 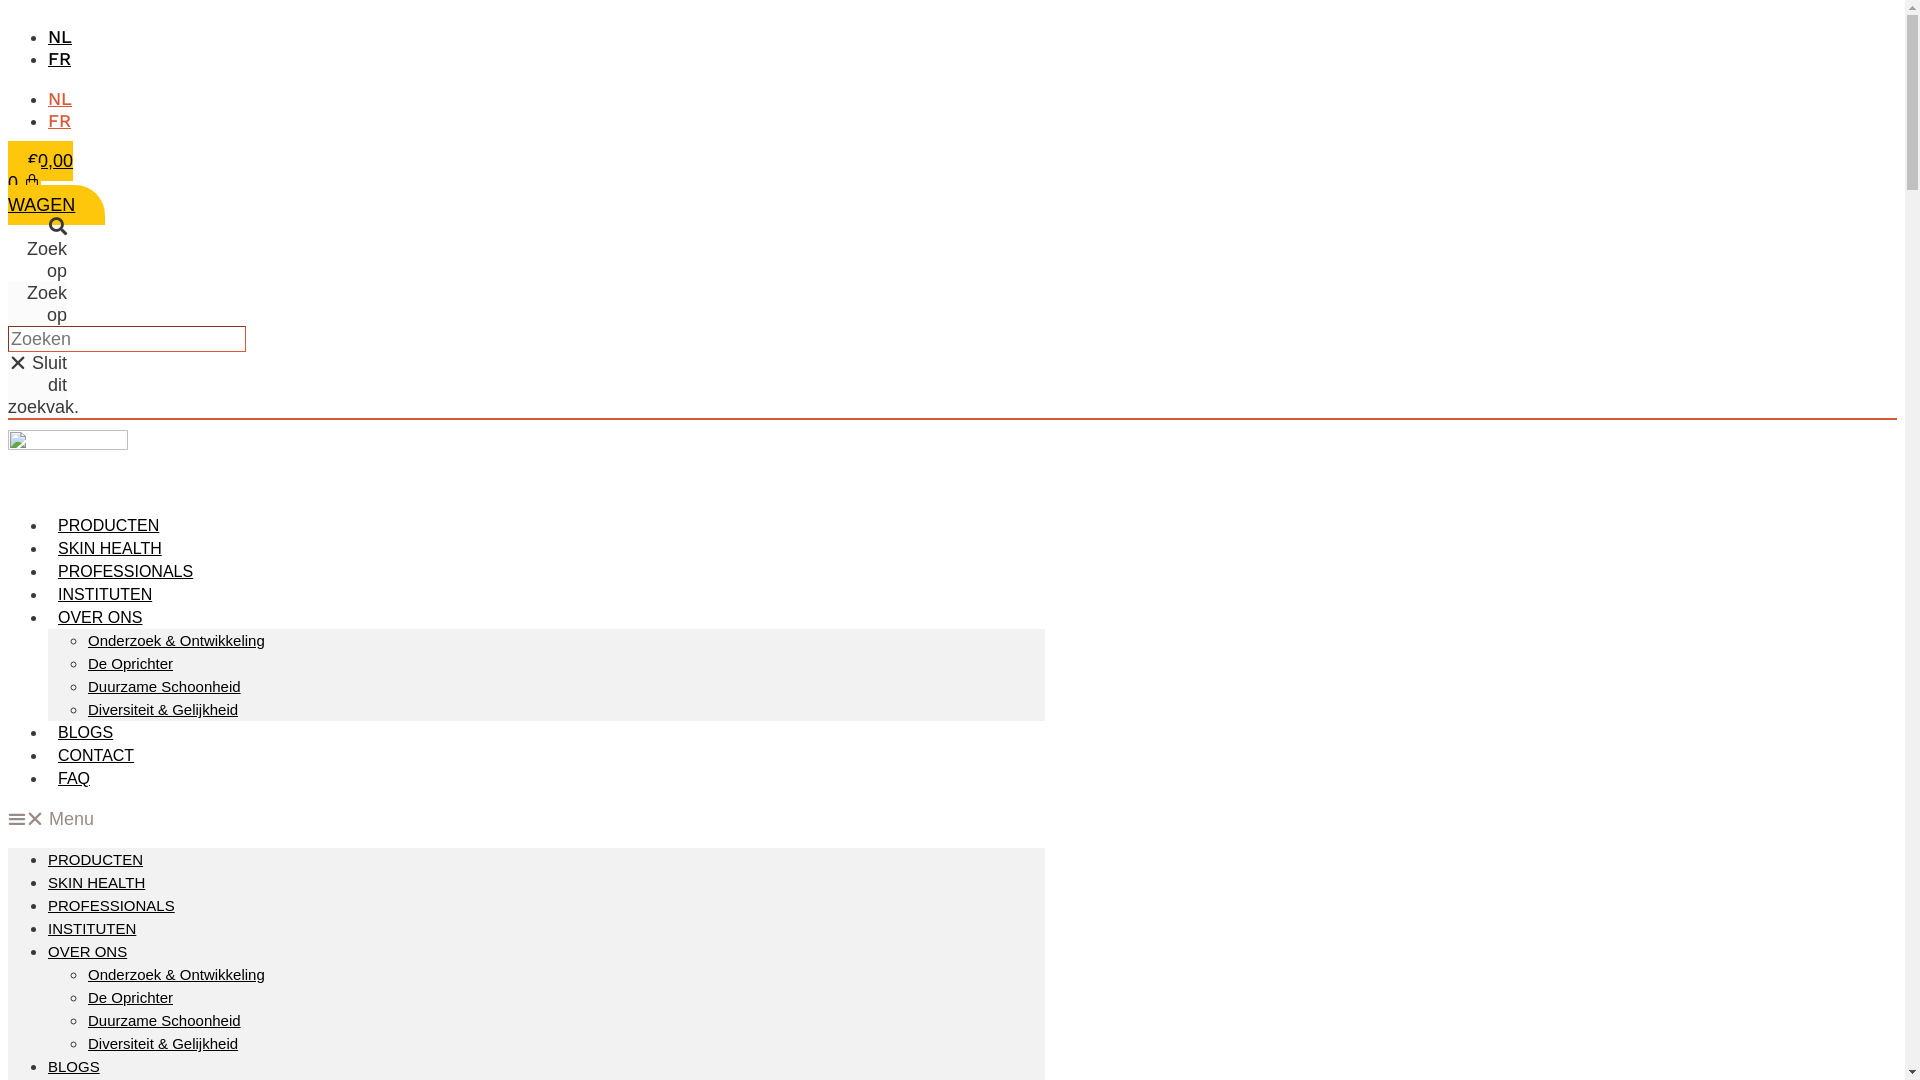 I want to click on 'Onderzoek & Ontwikkeling', so click(x=176, y=973).